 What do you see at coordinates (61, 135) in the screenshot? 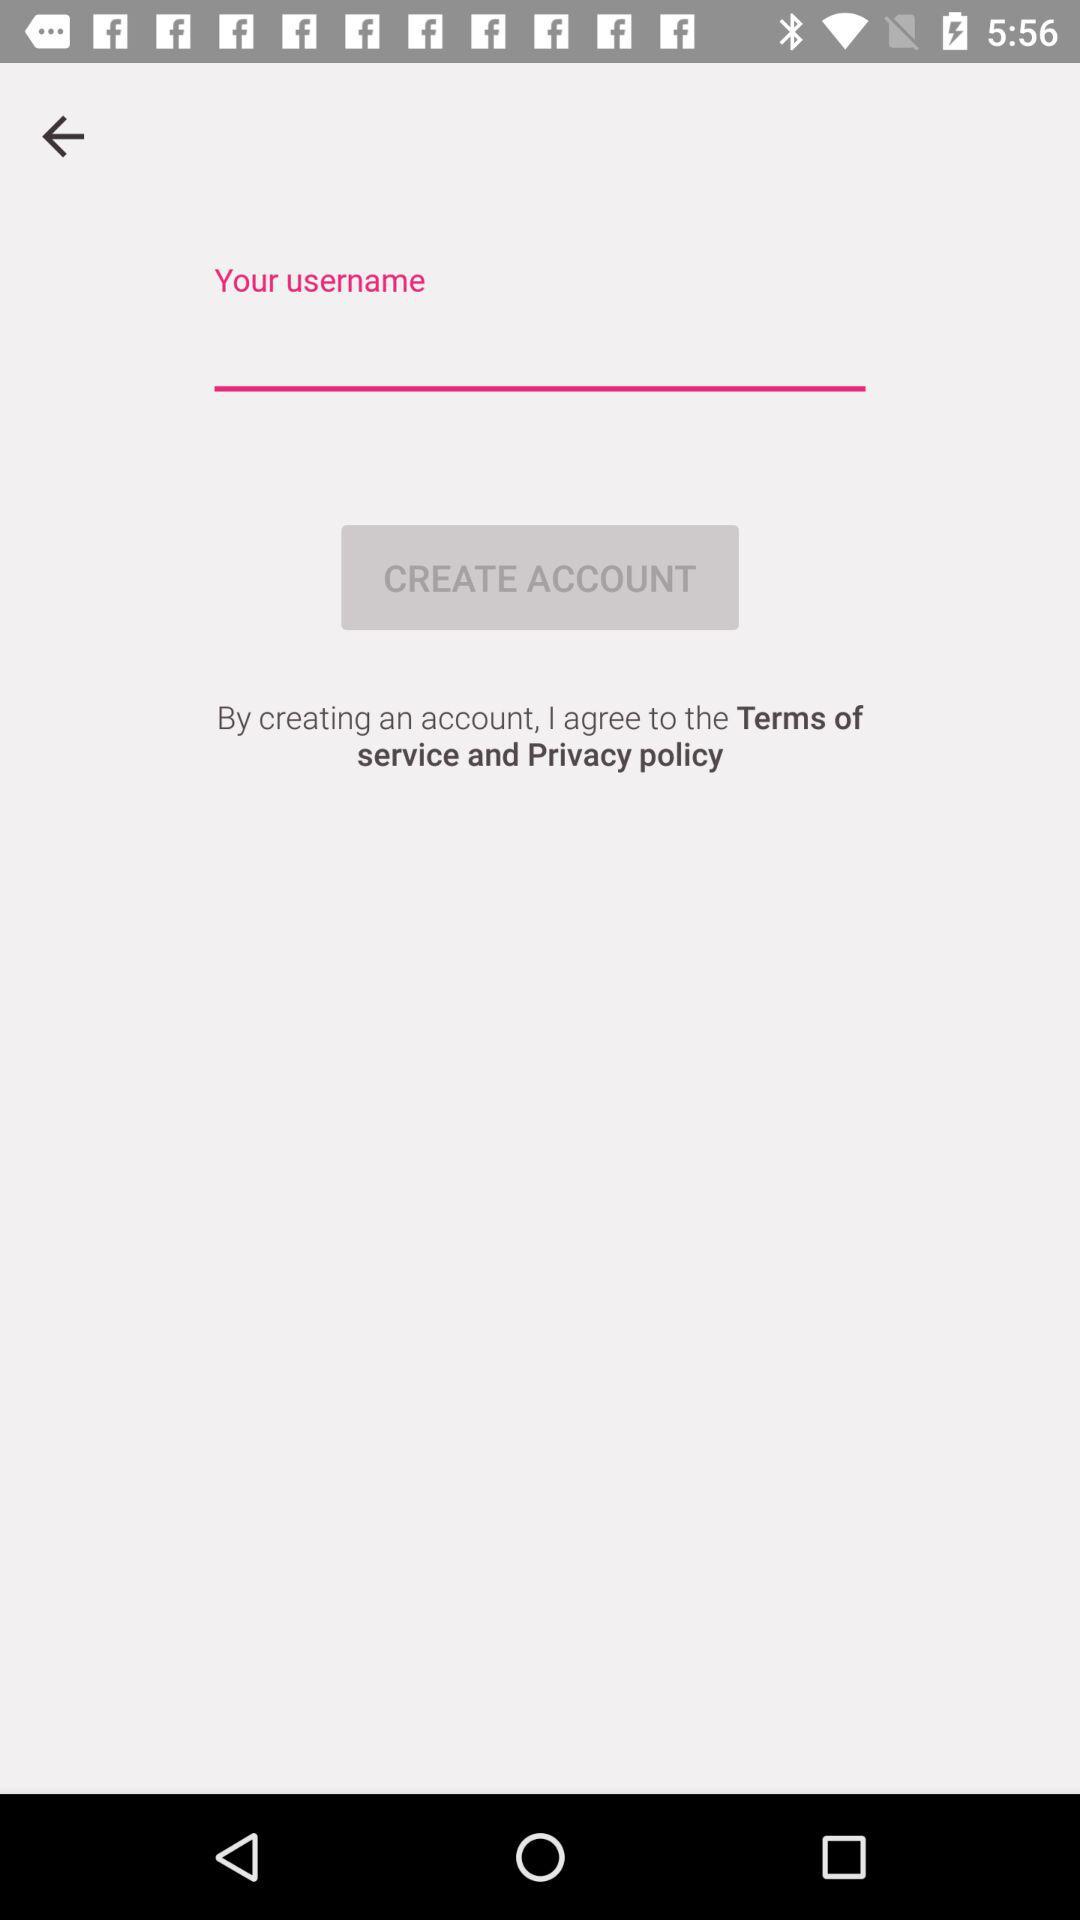
I see `go back` at bounding box center [61, 135].